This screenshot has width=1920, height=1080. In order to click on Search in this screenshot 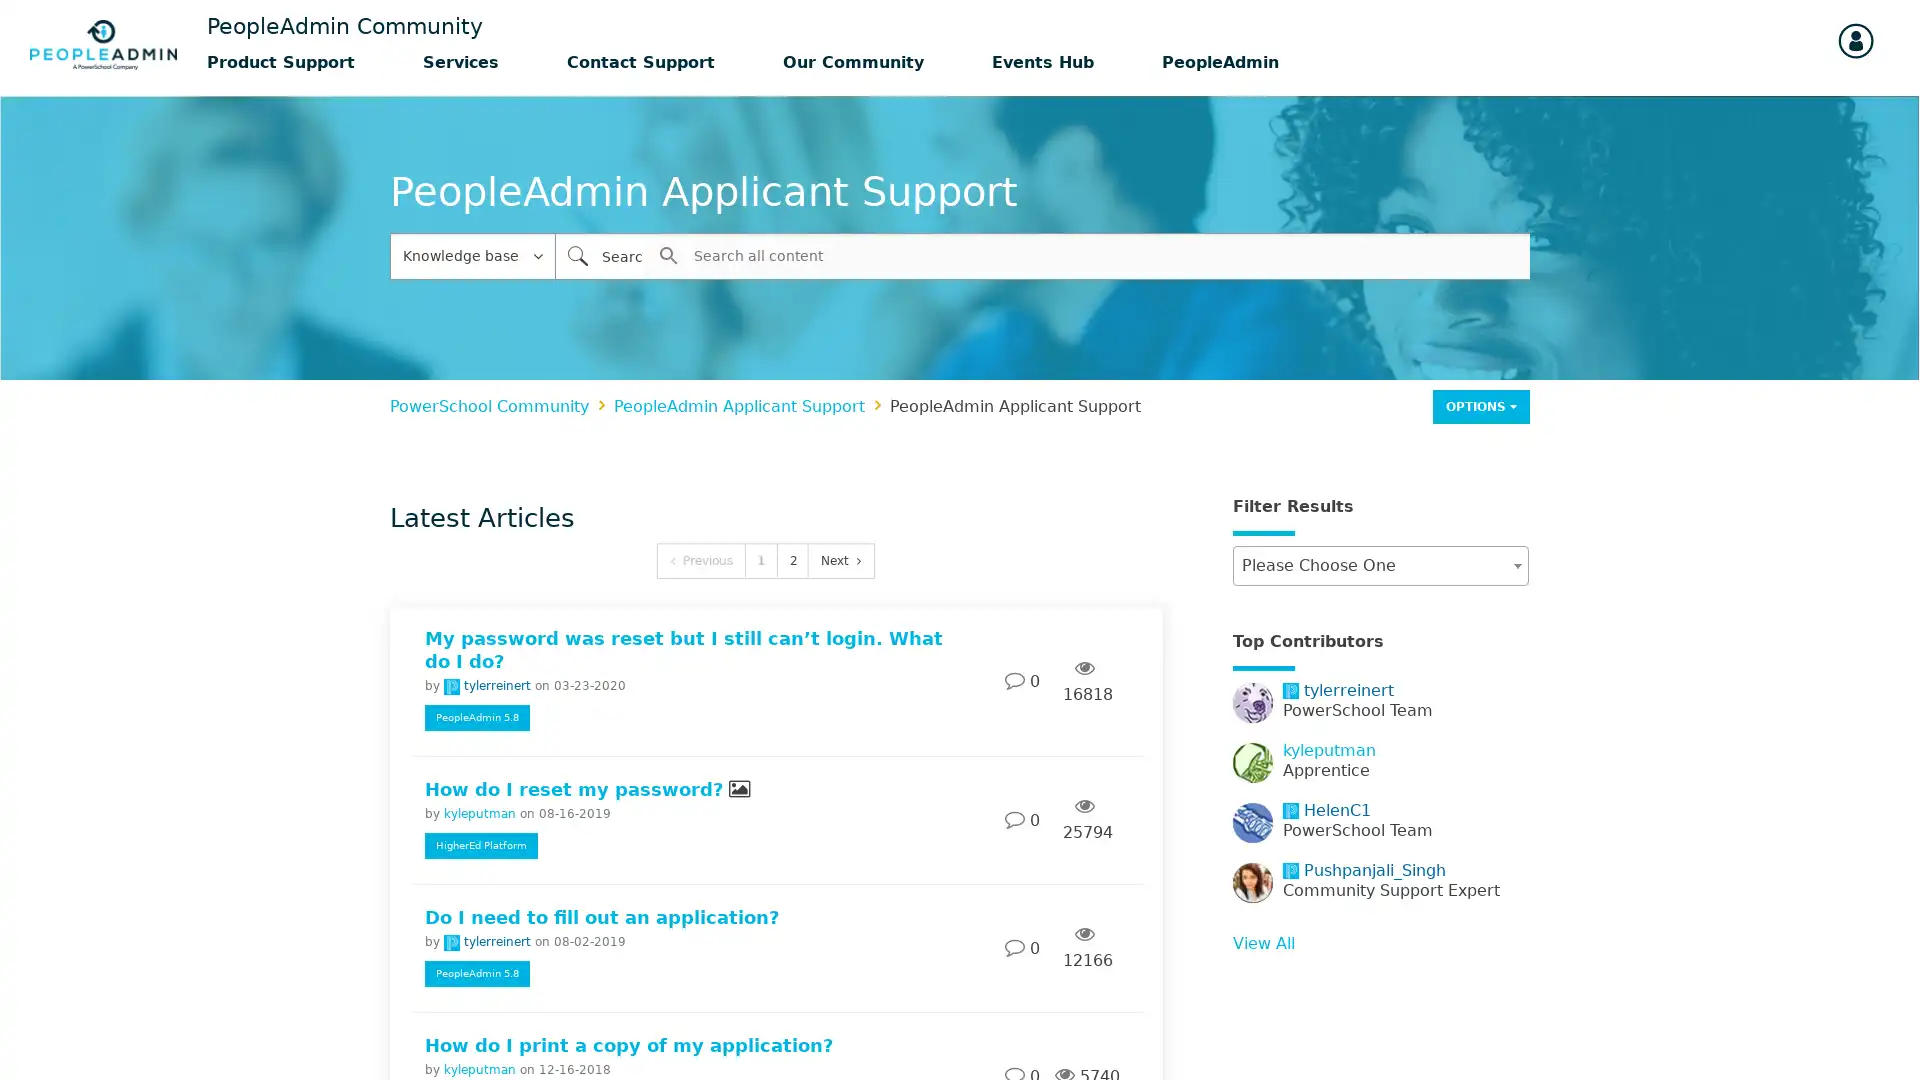, I will do `click(576, 254)`.